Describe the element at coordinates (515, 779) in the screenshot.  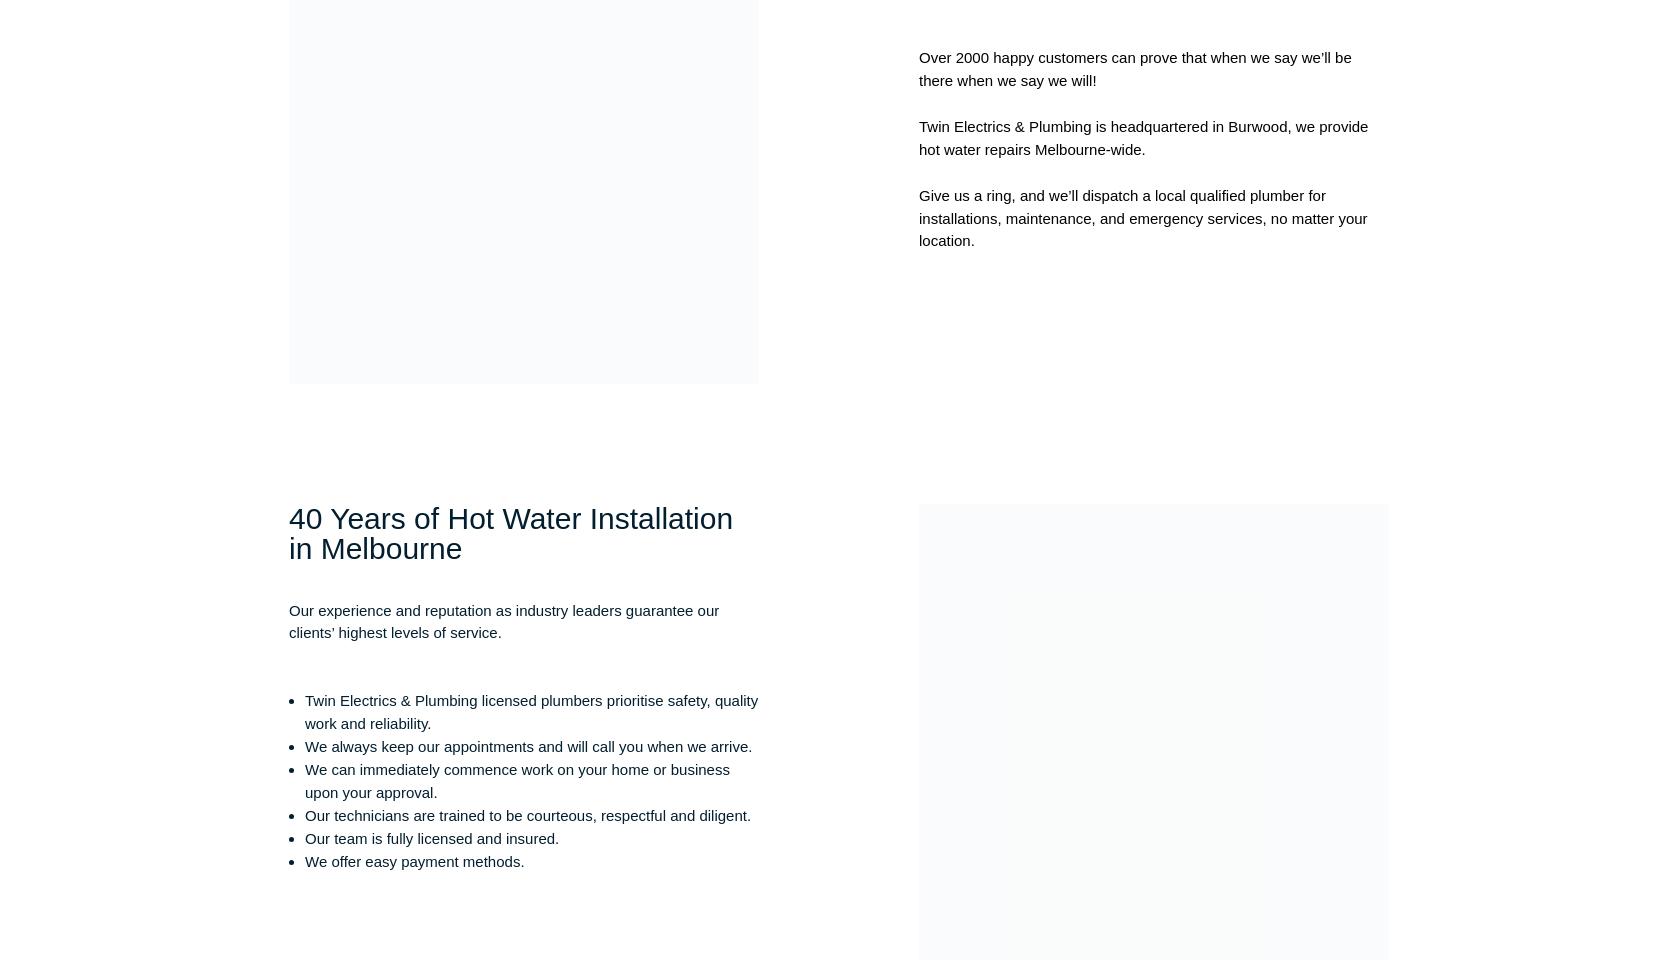
I see `'We can immediately commence work on your home or business upon your approval.'` at that location.